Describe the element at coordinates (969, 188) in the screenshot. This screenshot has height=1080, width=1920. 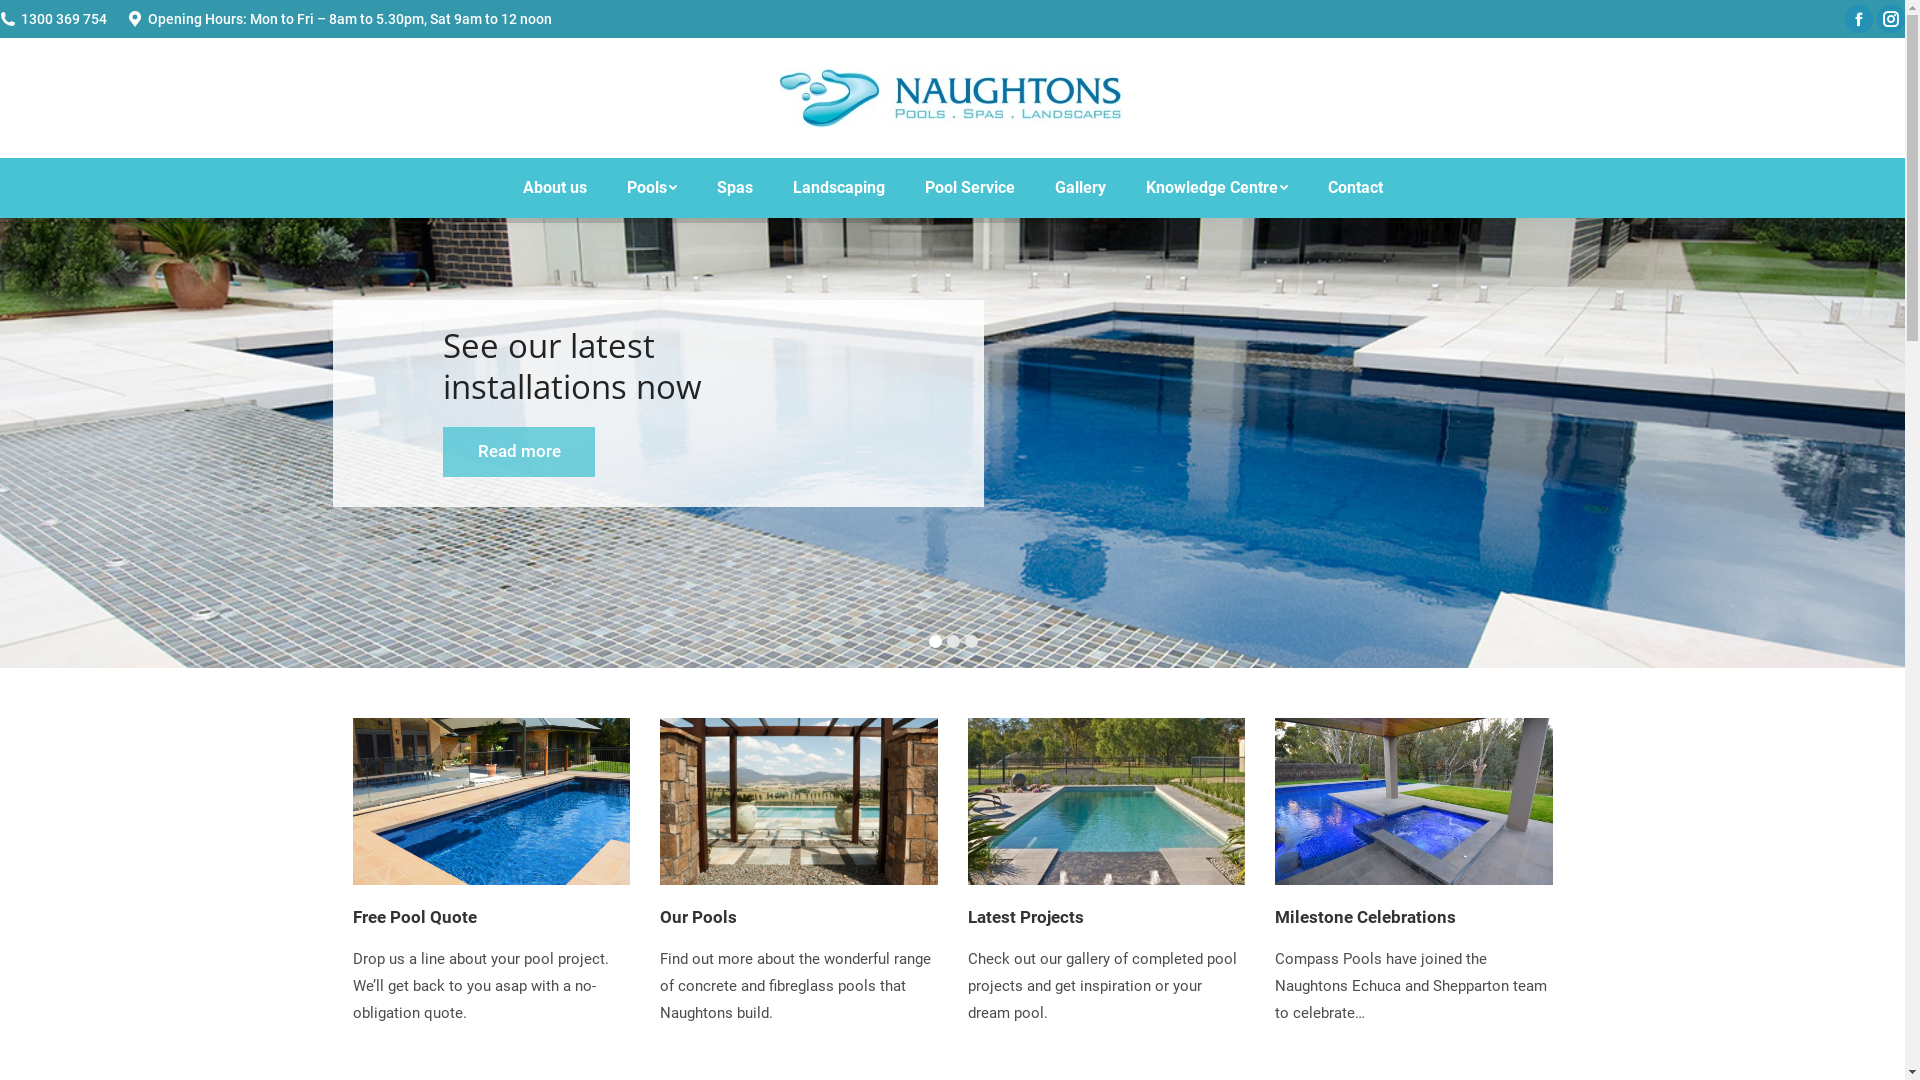
I see `'Pool Service'` at that location.